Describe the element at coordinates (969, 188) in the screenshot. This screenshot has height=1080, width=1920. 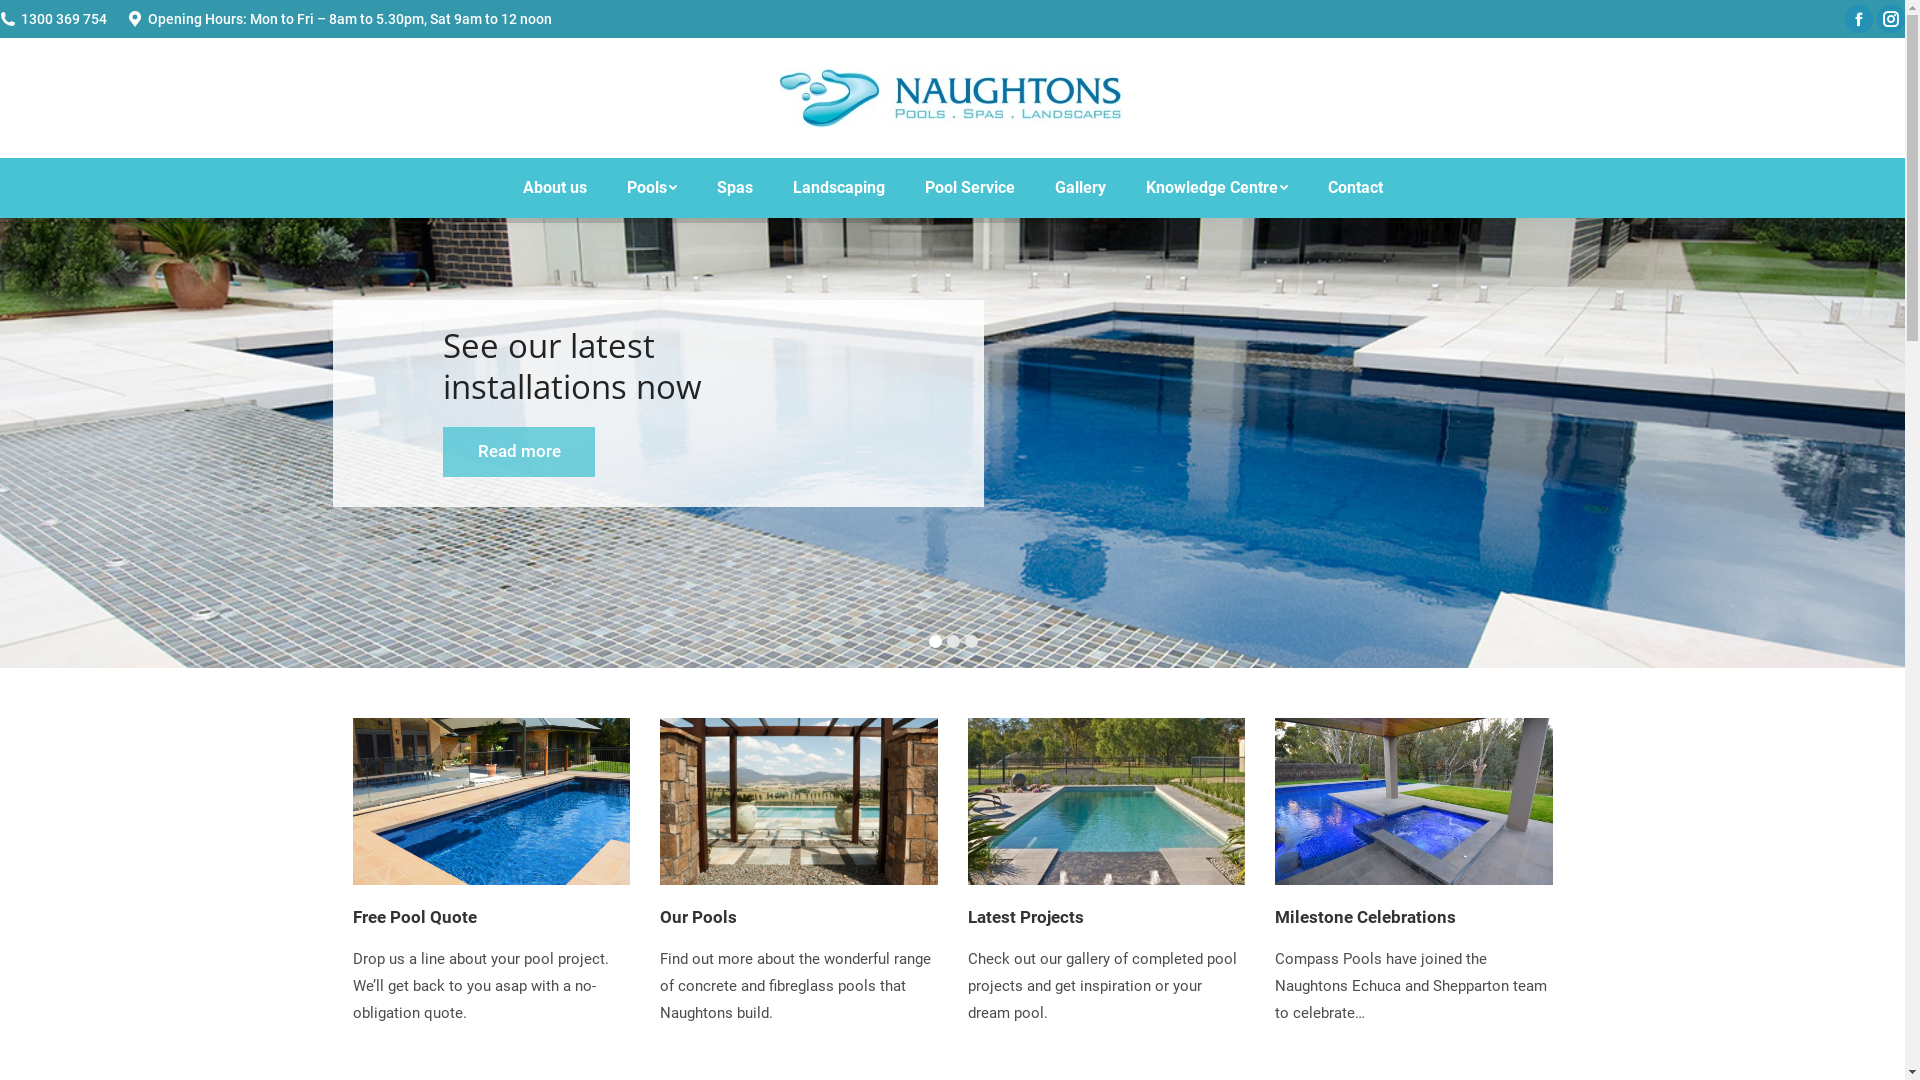
I see `'Pool Service'` at that location.